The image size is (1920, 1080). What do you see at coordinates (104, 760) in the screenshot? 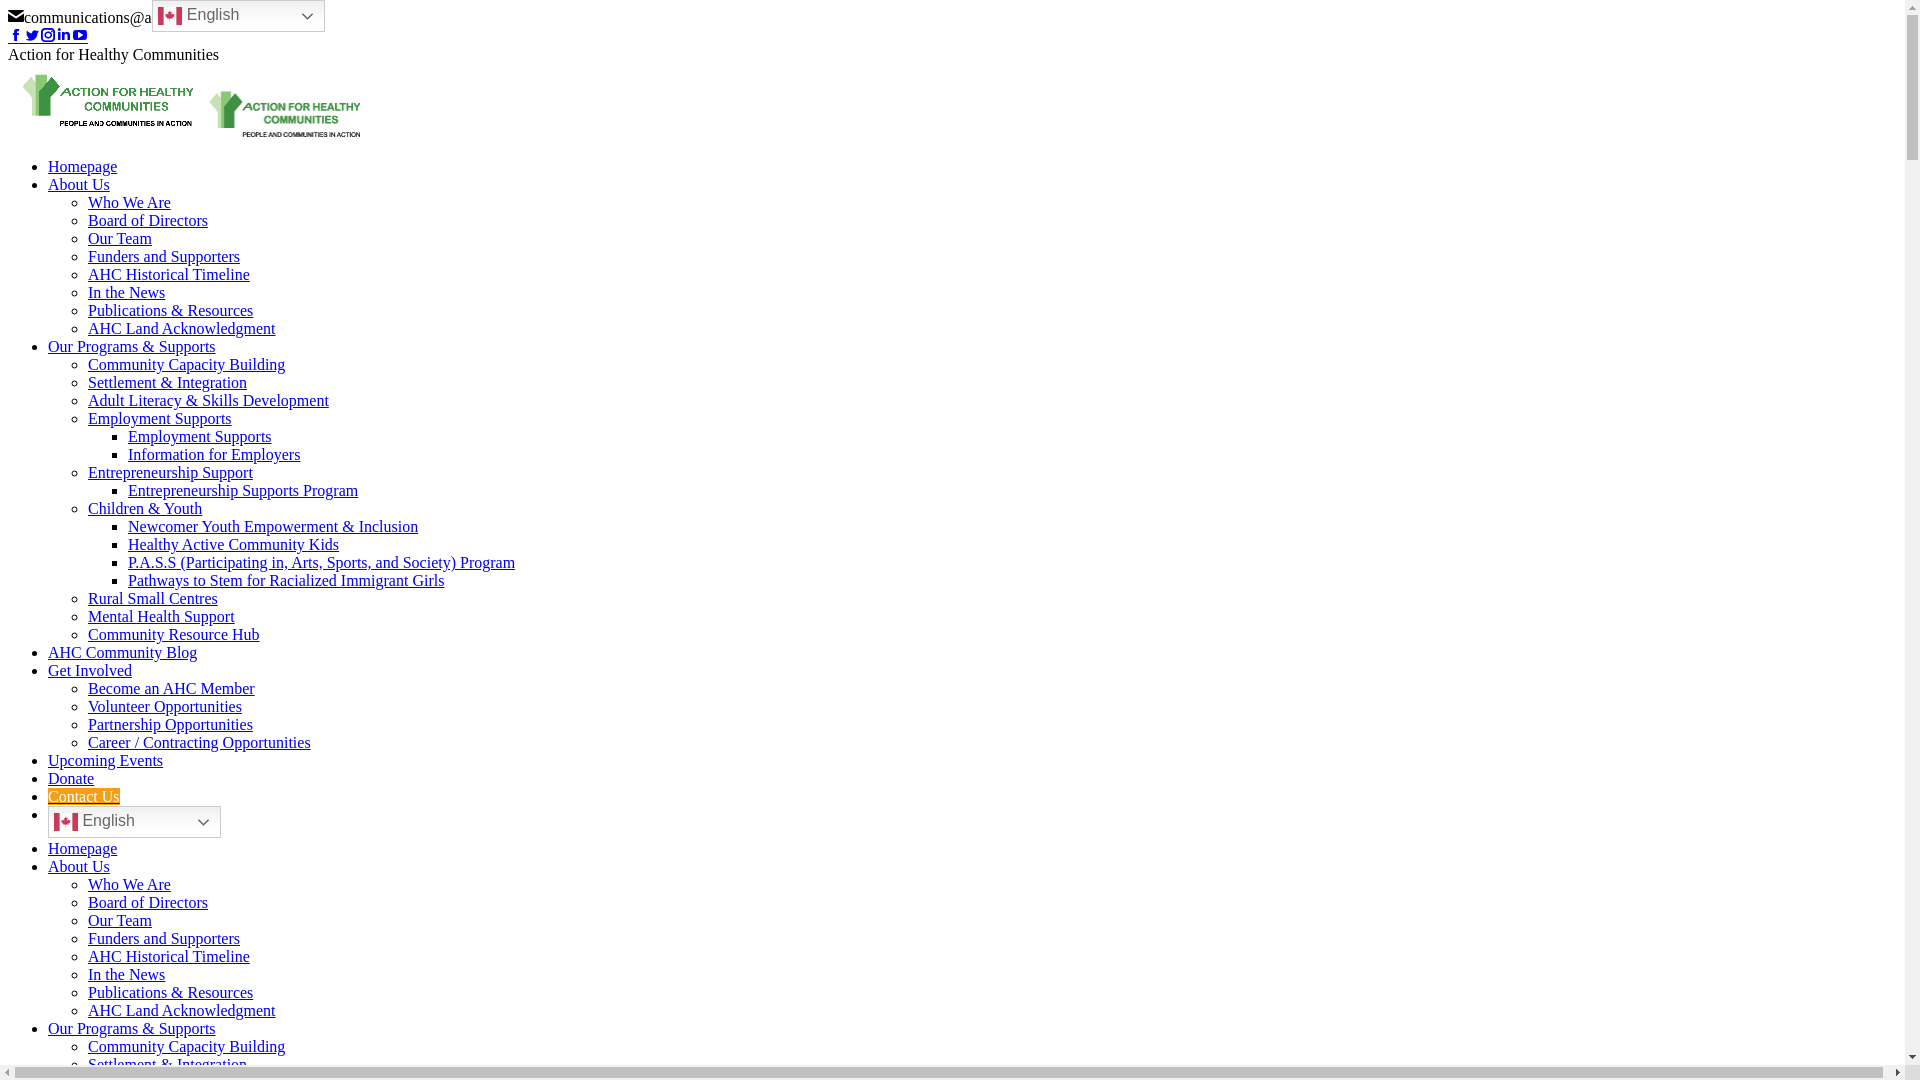
I see `'Upcoming Events'` at bounding box center [104, 760].